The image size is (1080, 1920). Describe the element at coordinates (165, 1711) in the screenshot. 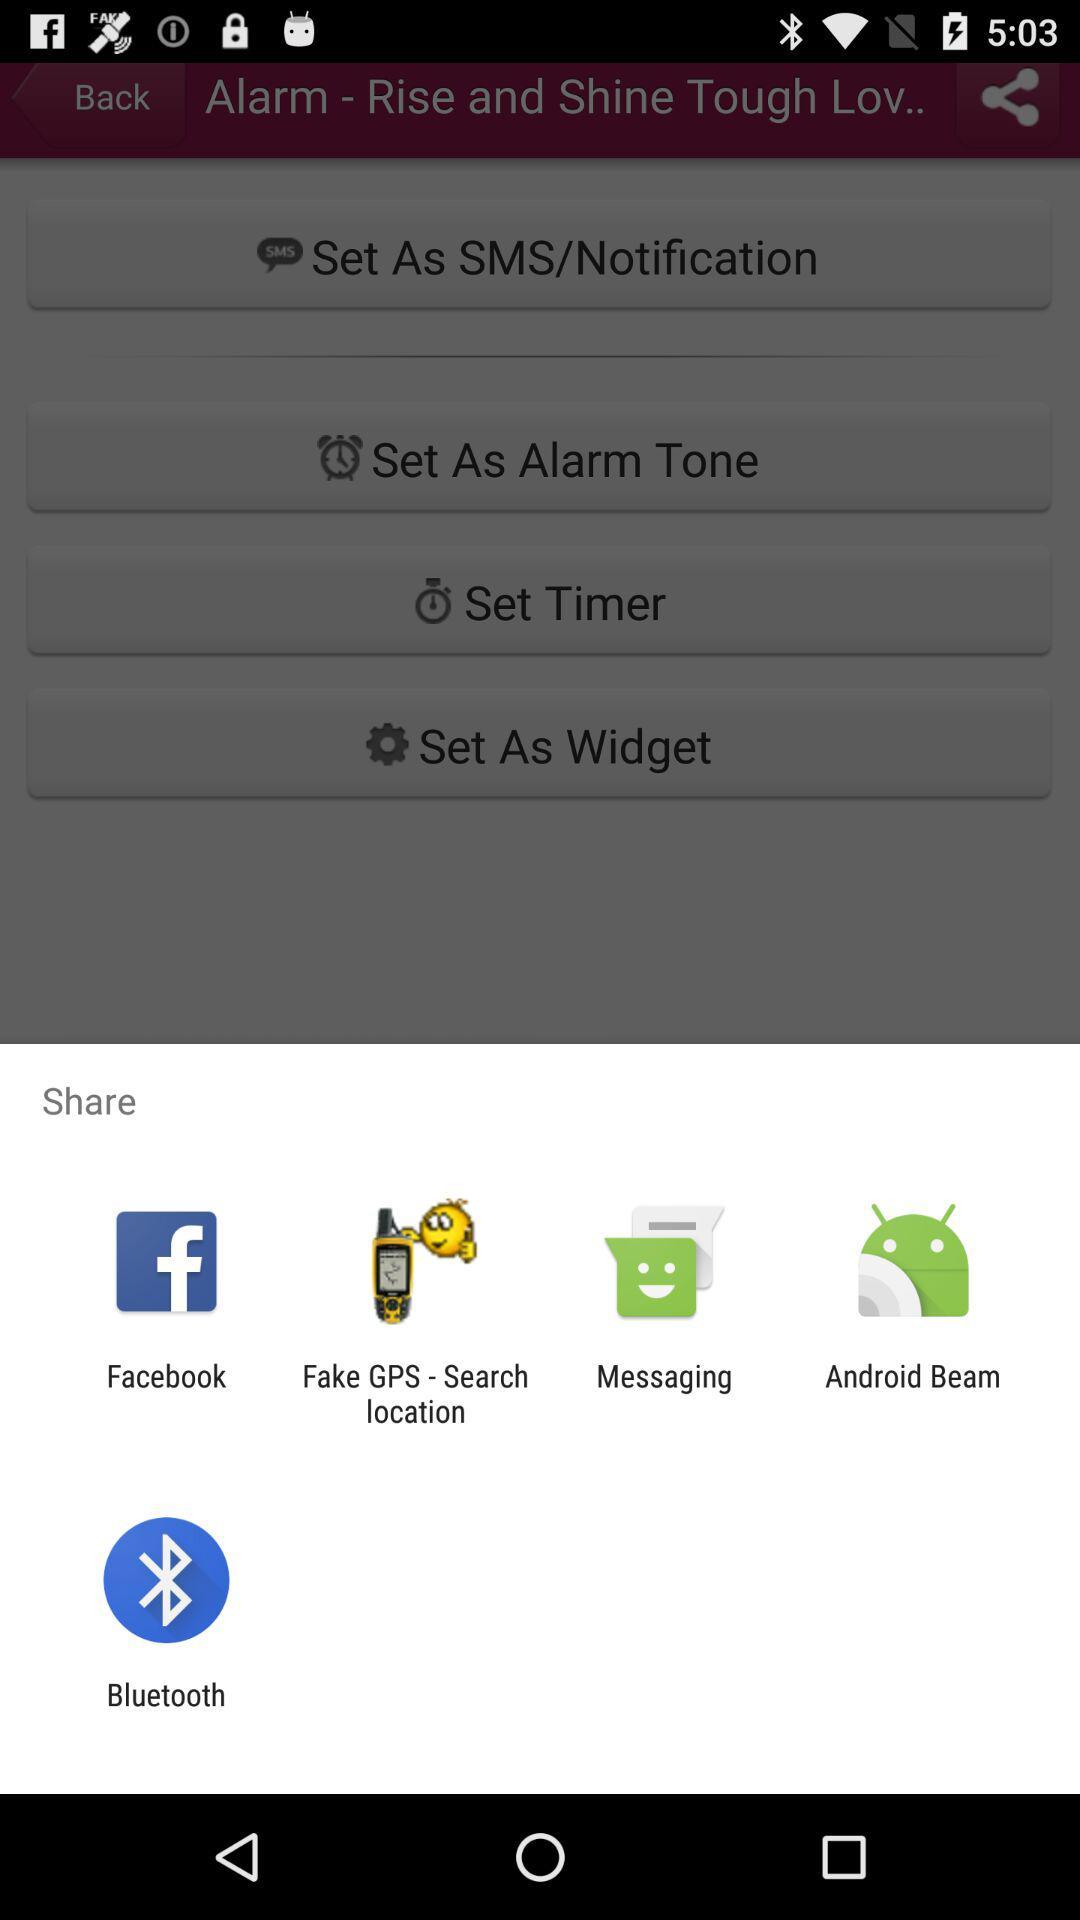

I see `the bluetooth` at that location.